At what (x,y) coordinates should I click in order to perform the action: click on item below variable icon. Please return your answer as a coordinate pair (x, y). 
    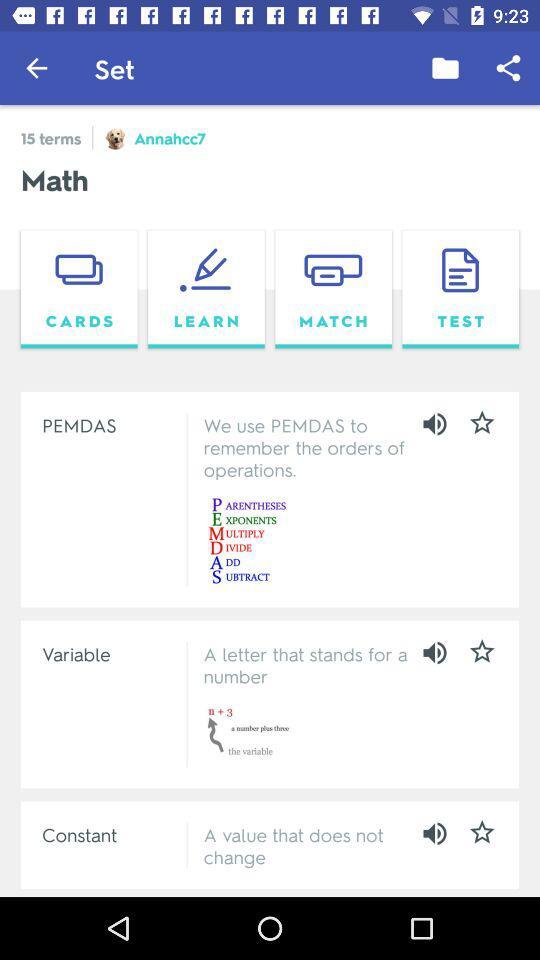
    Looking at the image, I should click on (110, 834).